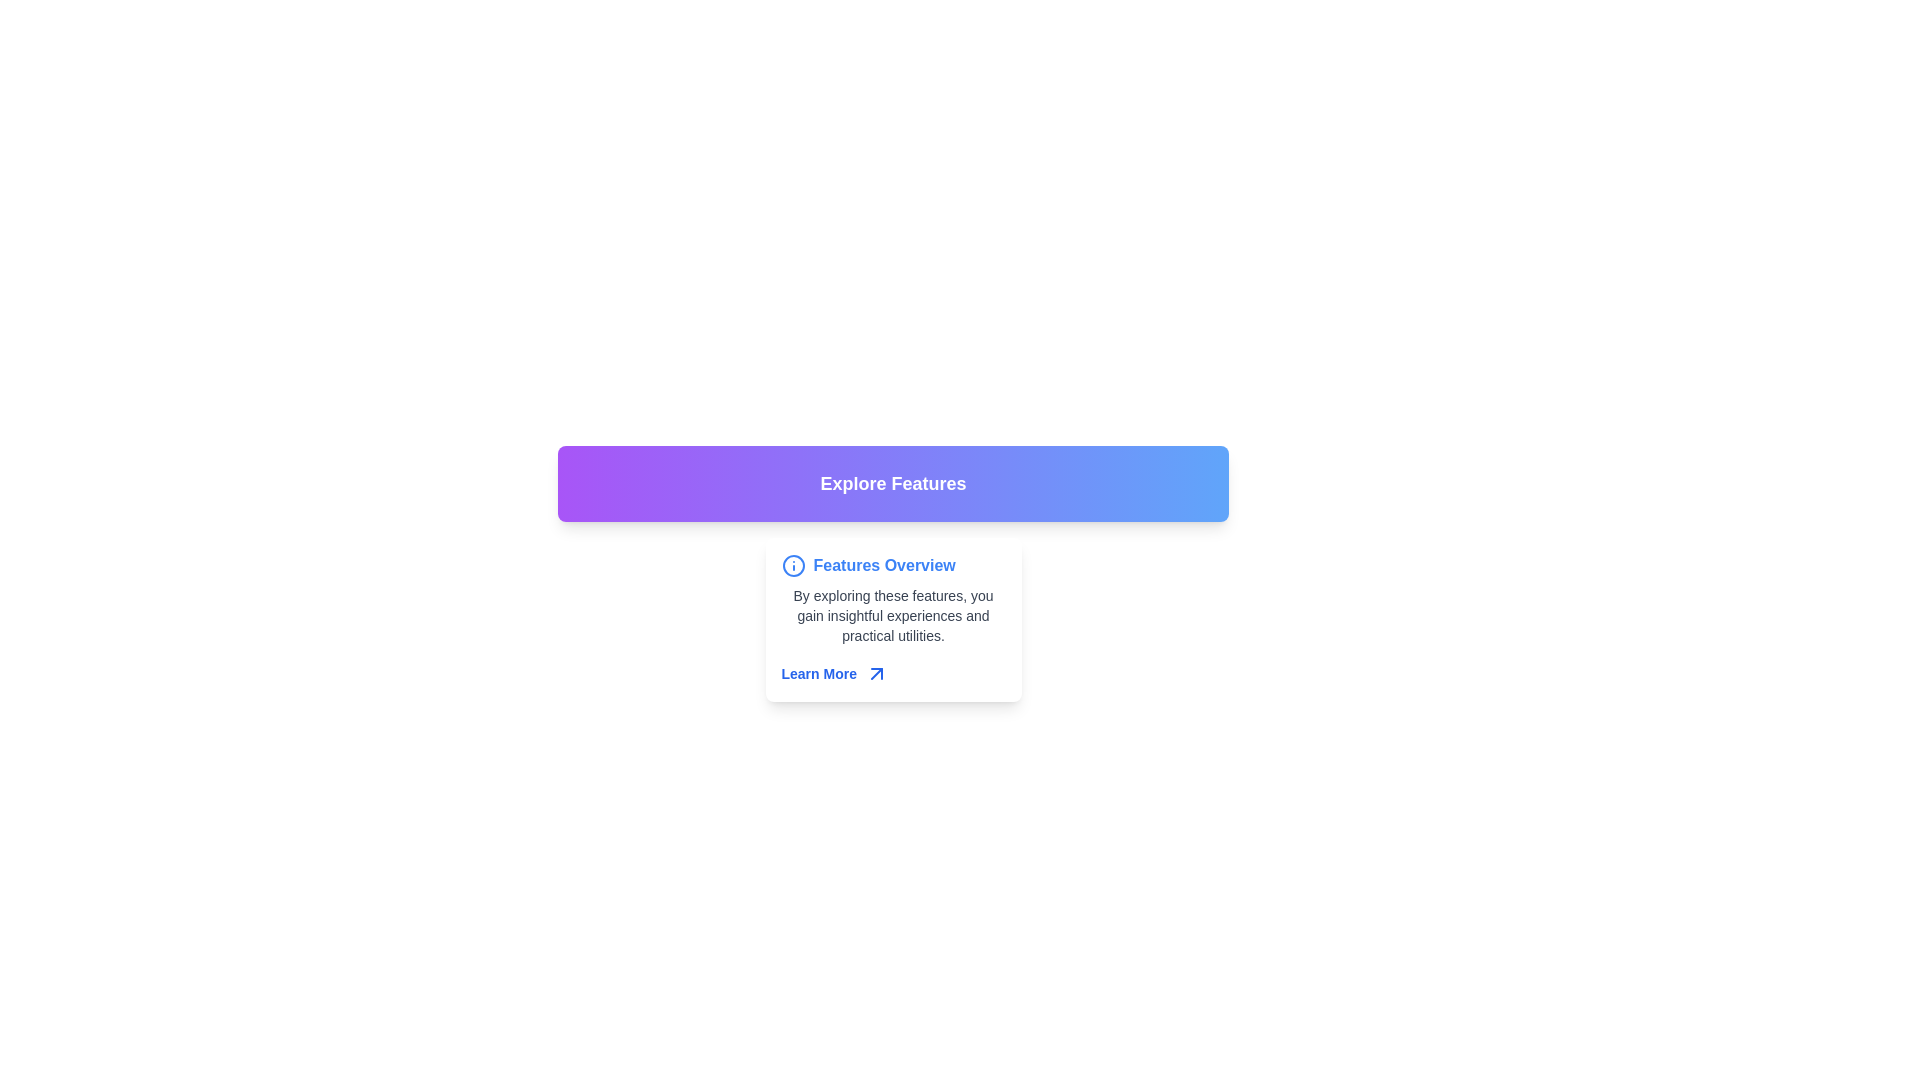 Image resolution: width=1920 pixels, height=1080 pixels. What do you see at coordinates (877, 674) in the screenshot?
I see `the arrow icon that indicates external navigation next to the 'Learn More' text at the bottom left of the card element` at bounding box center [877, 674].